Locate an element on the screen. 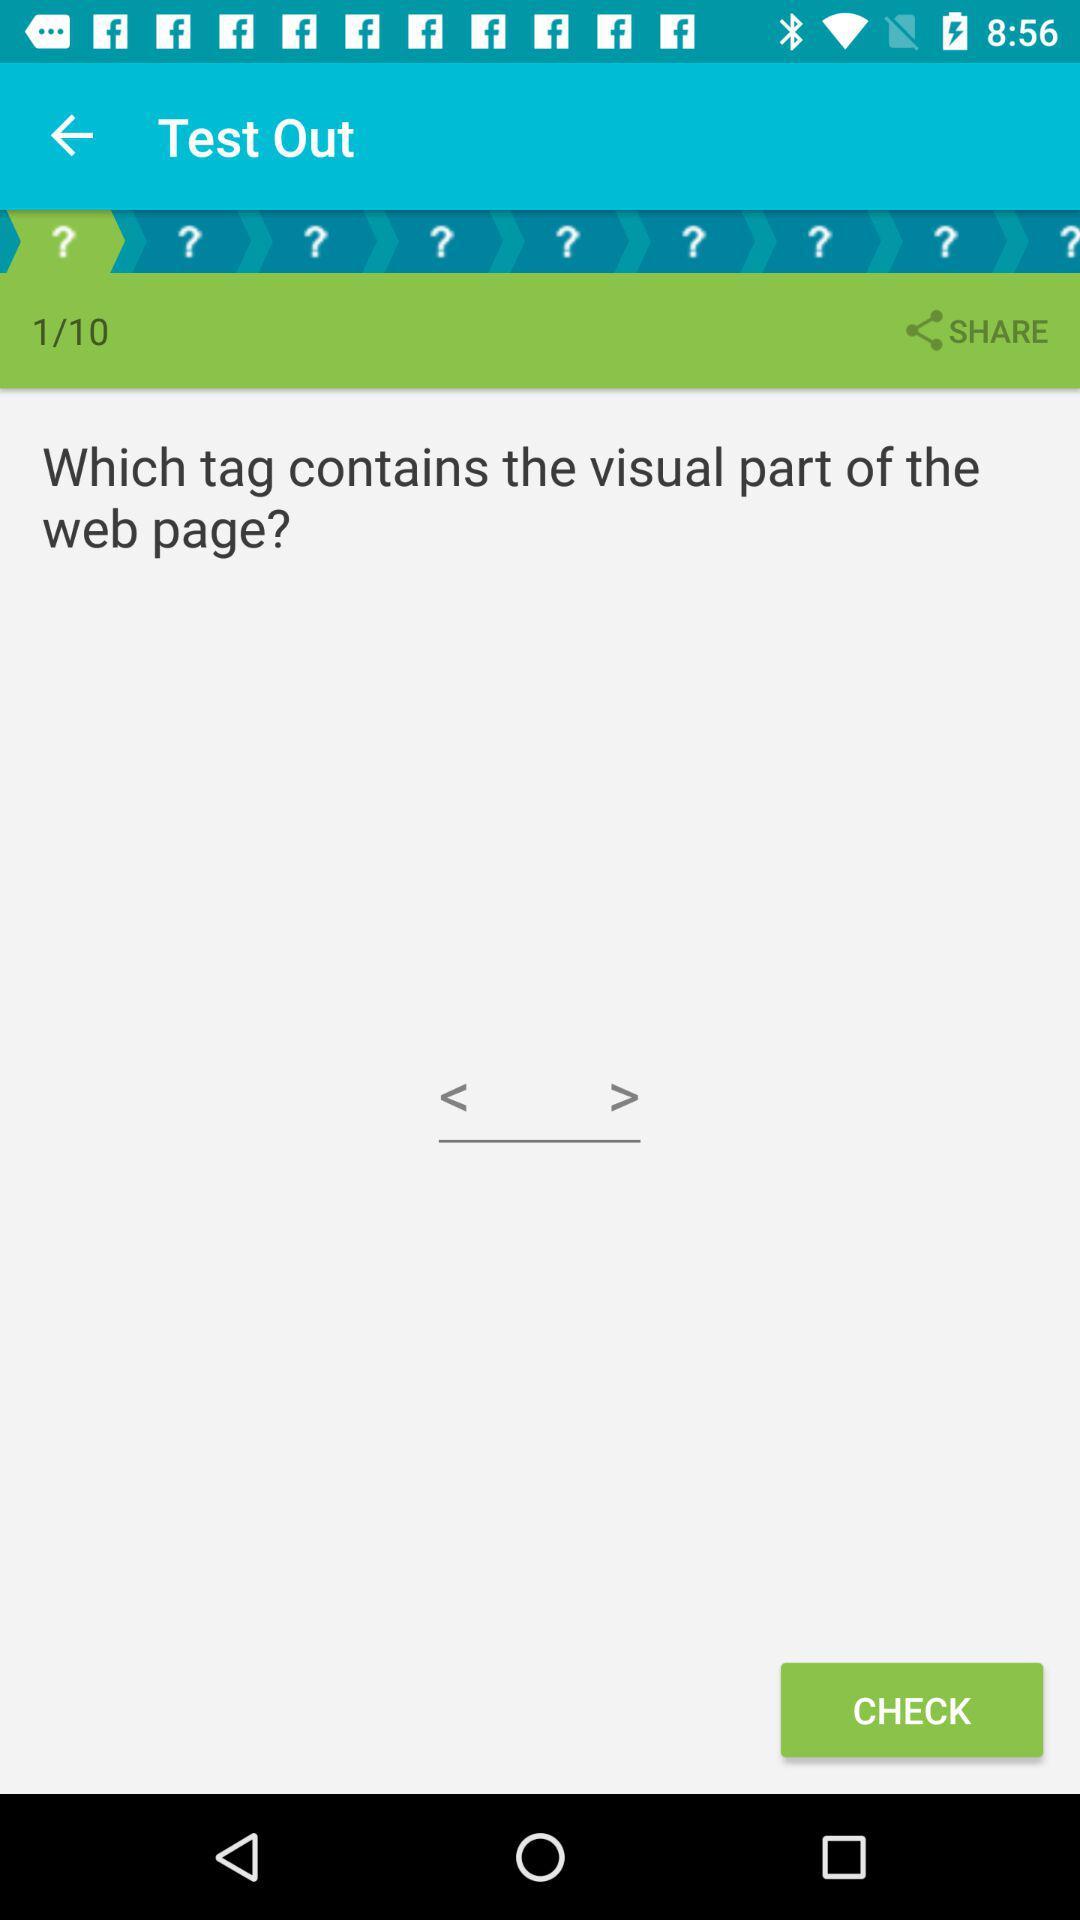  question 2 of 10 is located at coordinates (189, 240).